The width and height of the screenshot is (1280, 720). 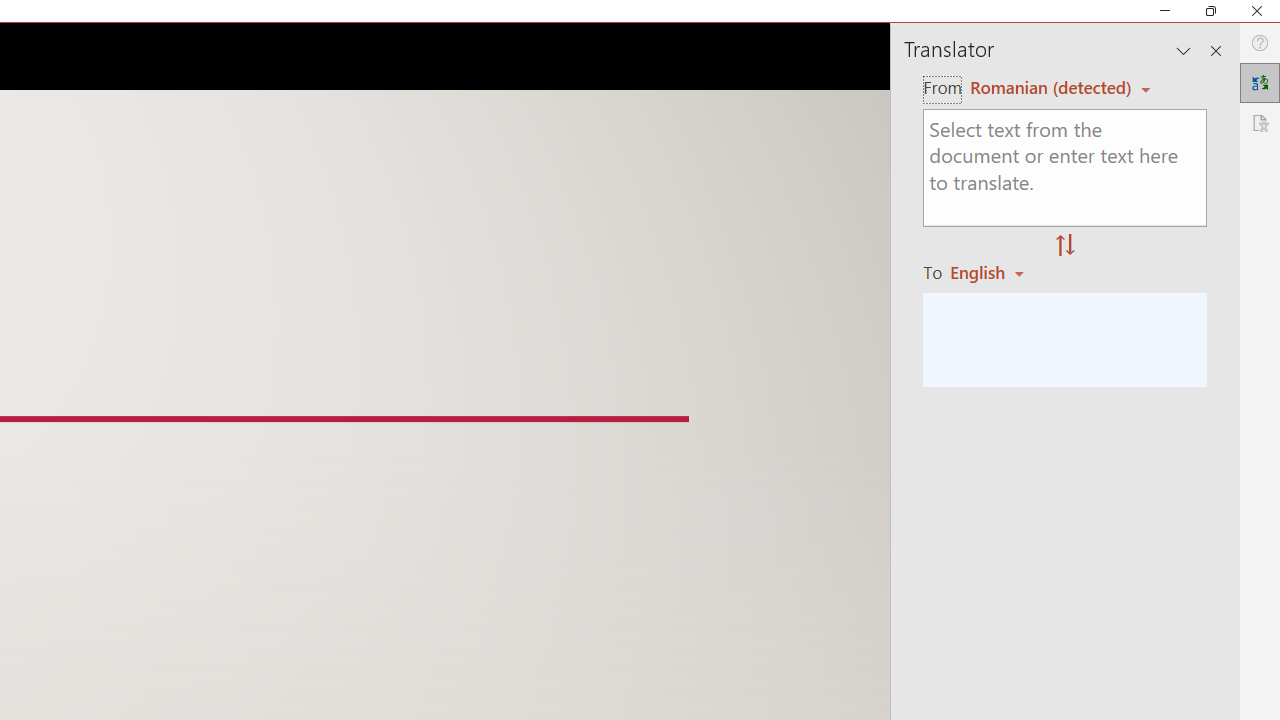 I want to click on 'Swap "from" and "to" languages.', so click(x=1064, y=244).